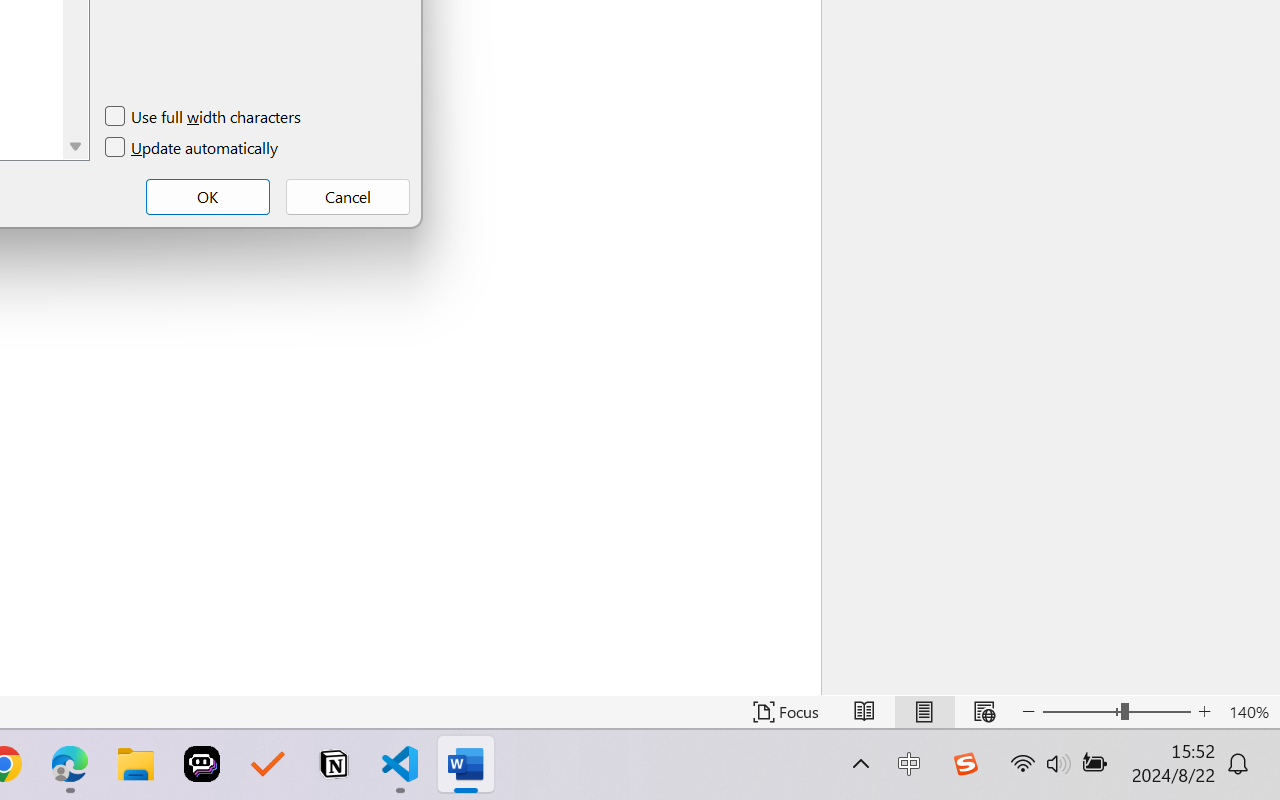 The image size is (1280, 800). What do you see at coordinates (965, 764) in the screenshot?
I see `'Class: Image'` at bounding box center [965, 764].